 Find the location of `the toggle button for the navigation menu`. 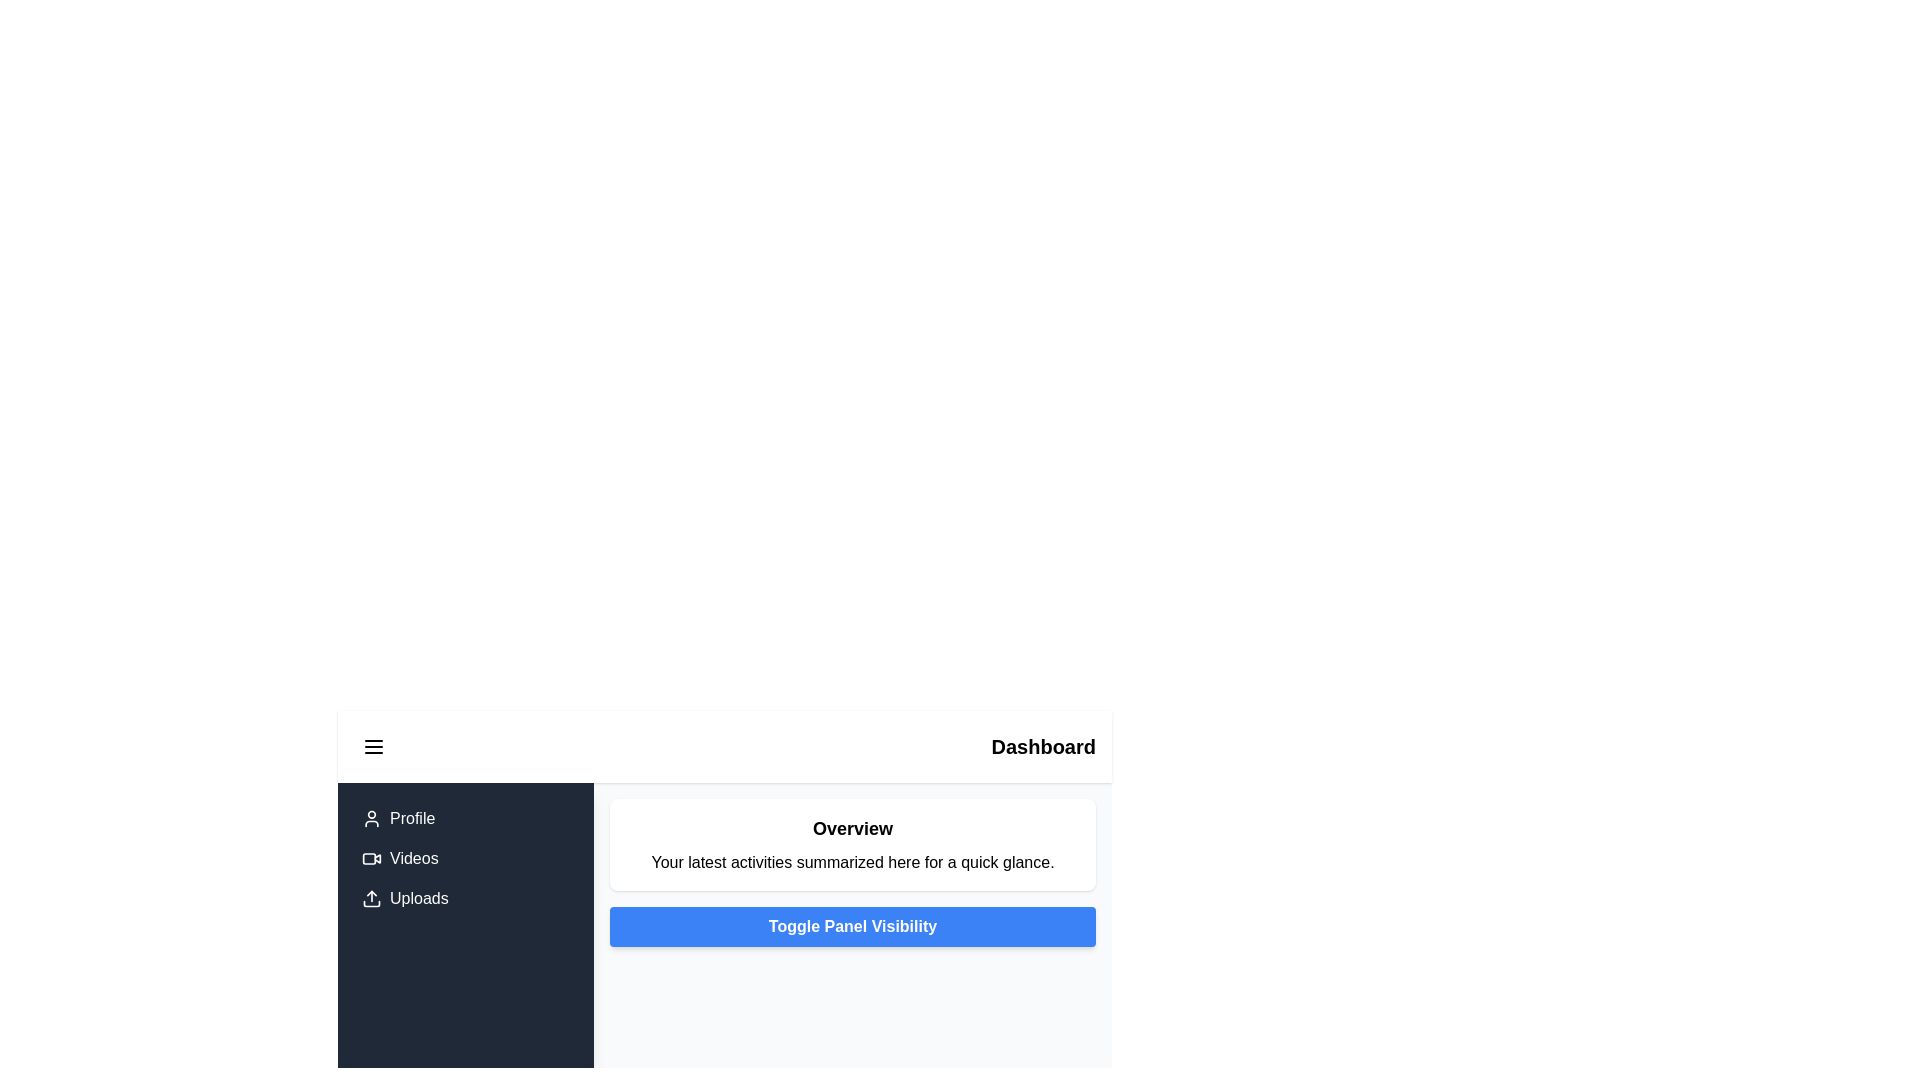

the toggle button for the navigation menu is located at coordinates (374, 747).